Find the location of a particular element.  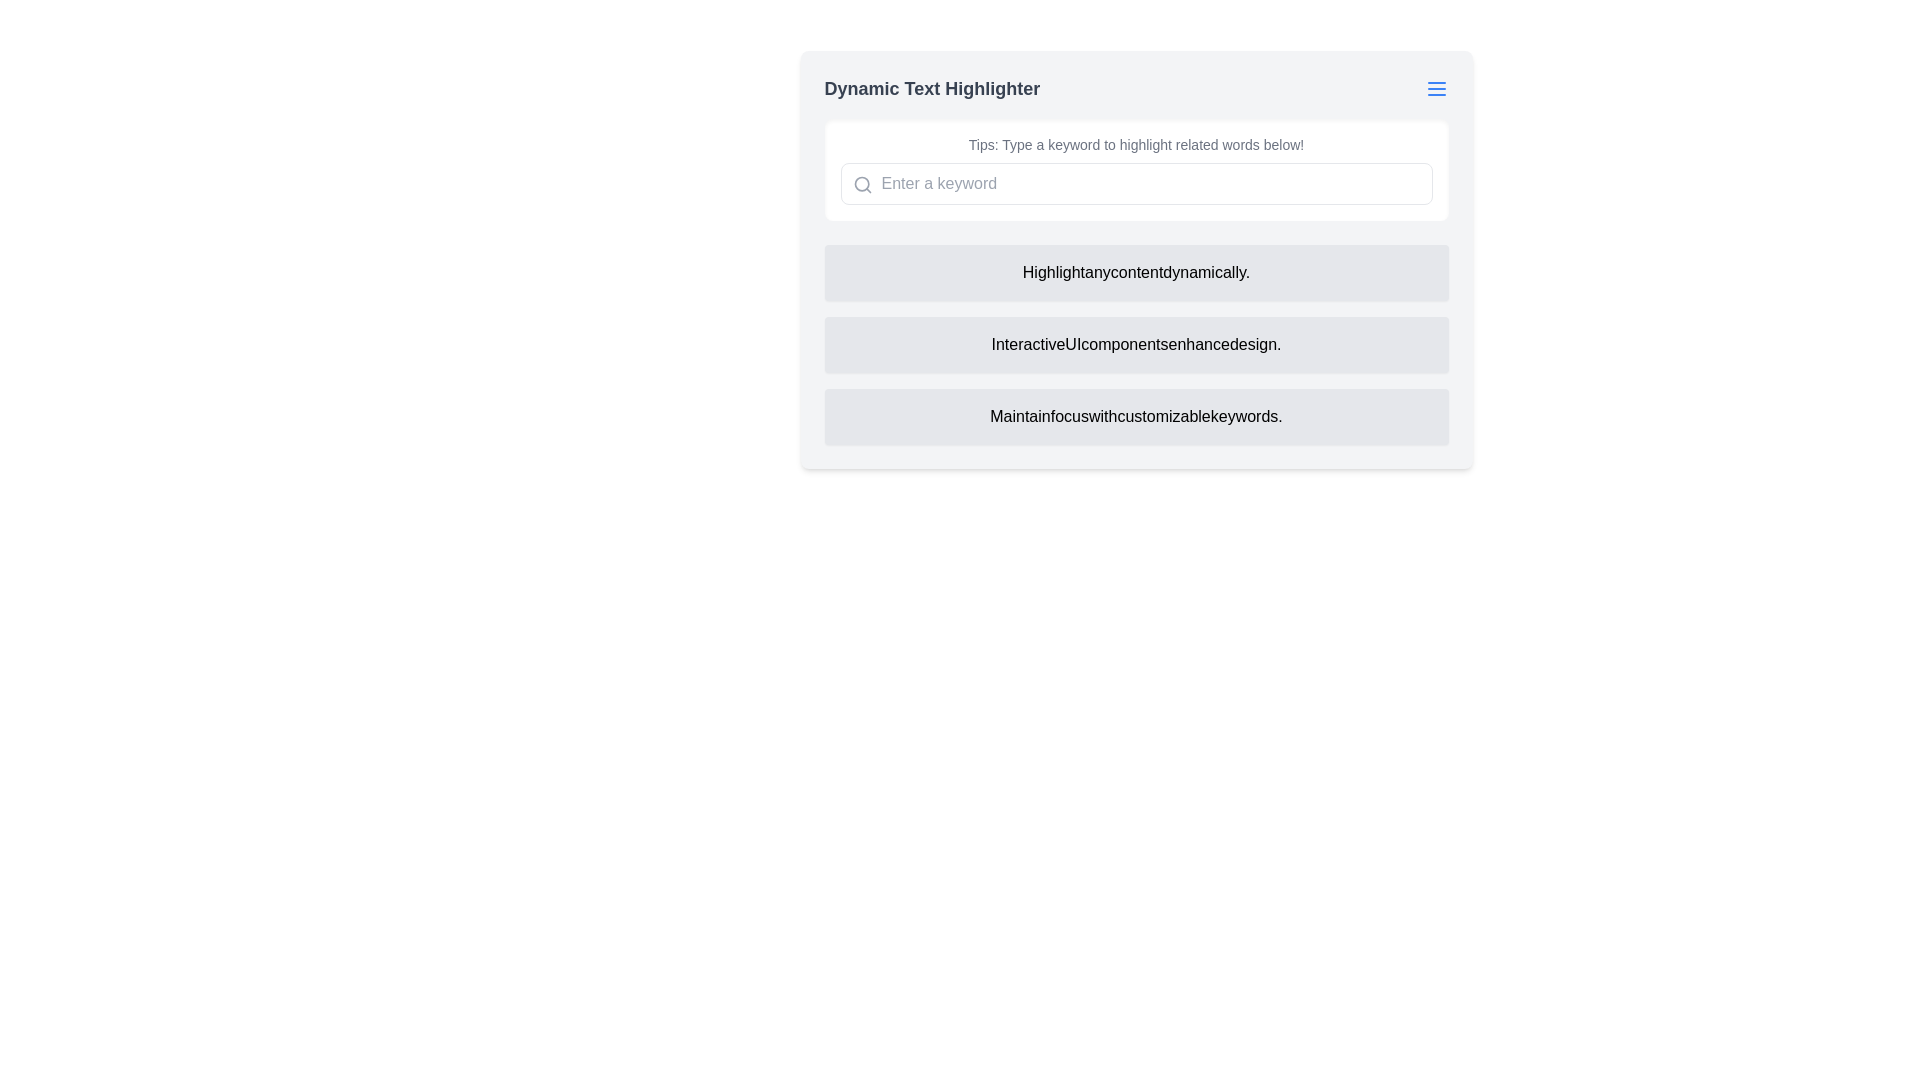

the text element displaying the word 'Interactive' in a standard sans-serif font, located in the second row of a vertically stacked list is located at coordinates (1028, 343).